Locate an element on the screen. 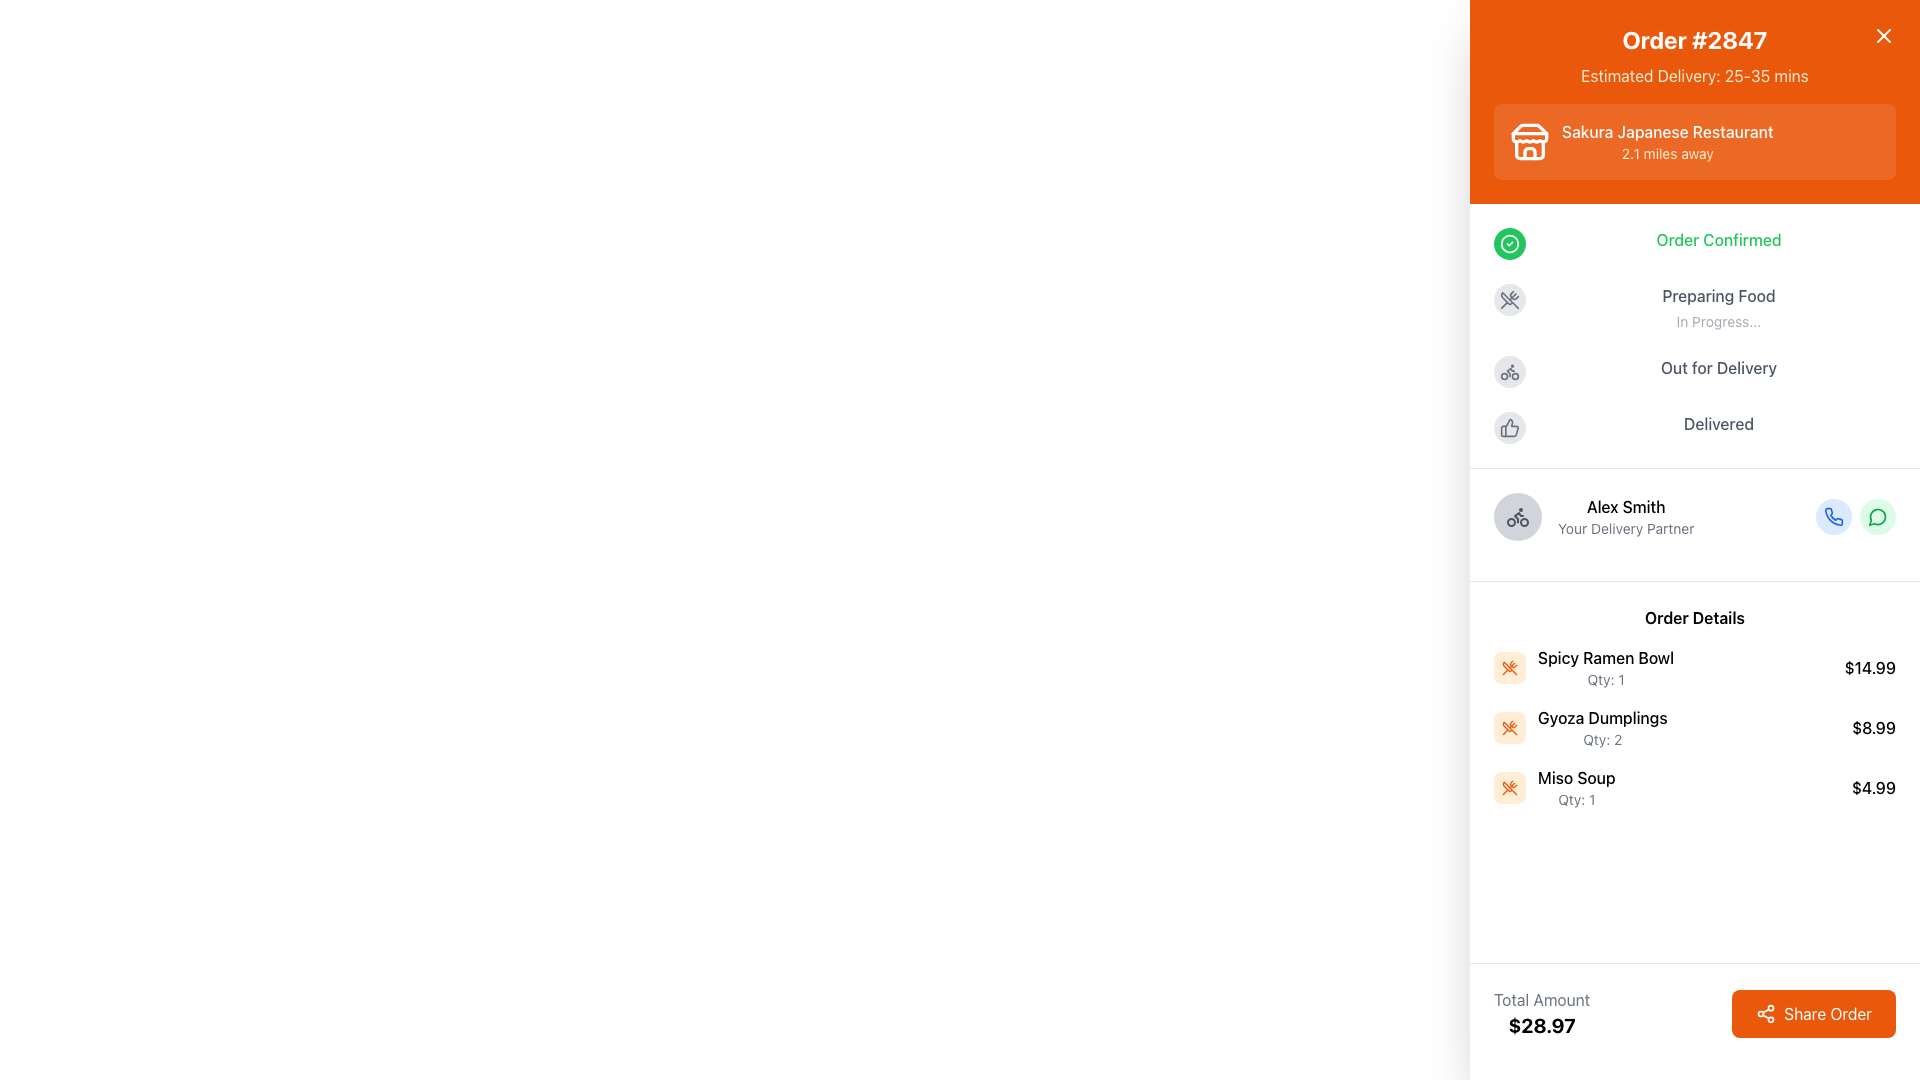 This screenshot has width=1920, height=1080. text content of the 'Miso Soup' item in the order list, which is the third item in the list of ordered items is located at coordinates (1575, 786).